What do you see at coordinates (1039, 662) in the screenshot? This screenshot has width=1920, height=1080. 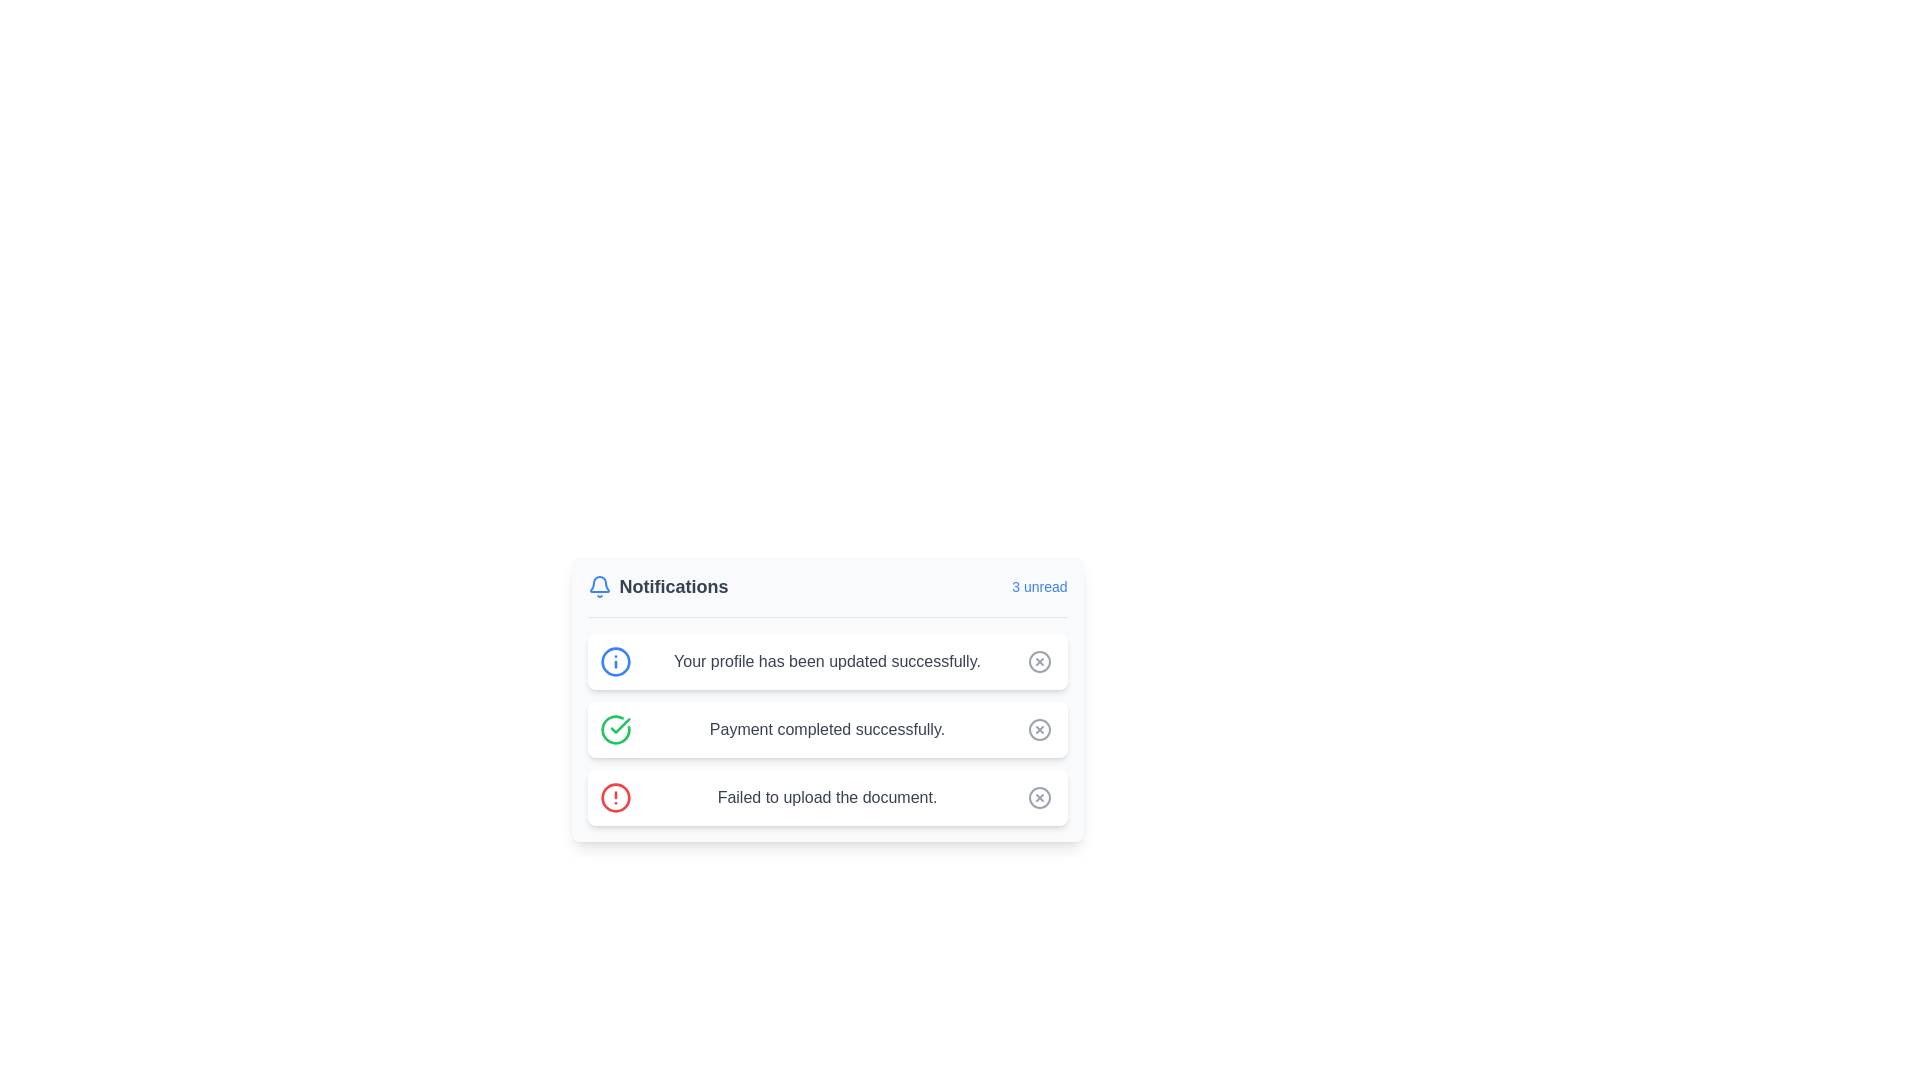 I see `the close button located on the rightmost edge of the notification panel` at bounding box center [1039, 662].